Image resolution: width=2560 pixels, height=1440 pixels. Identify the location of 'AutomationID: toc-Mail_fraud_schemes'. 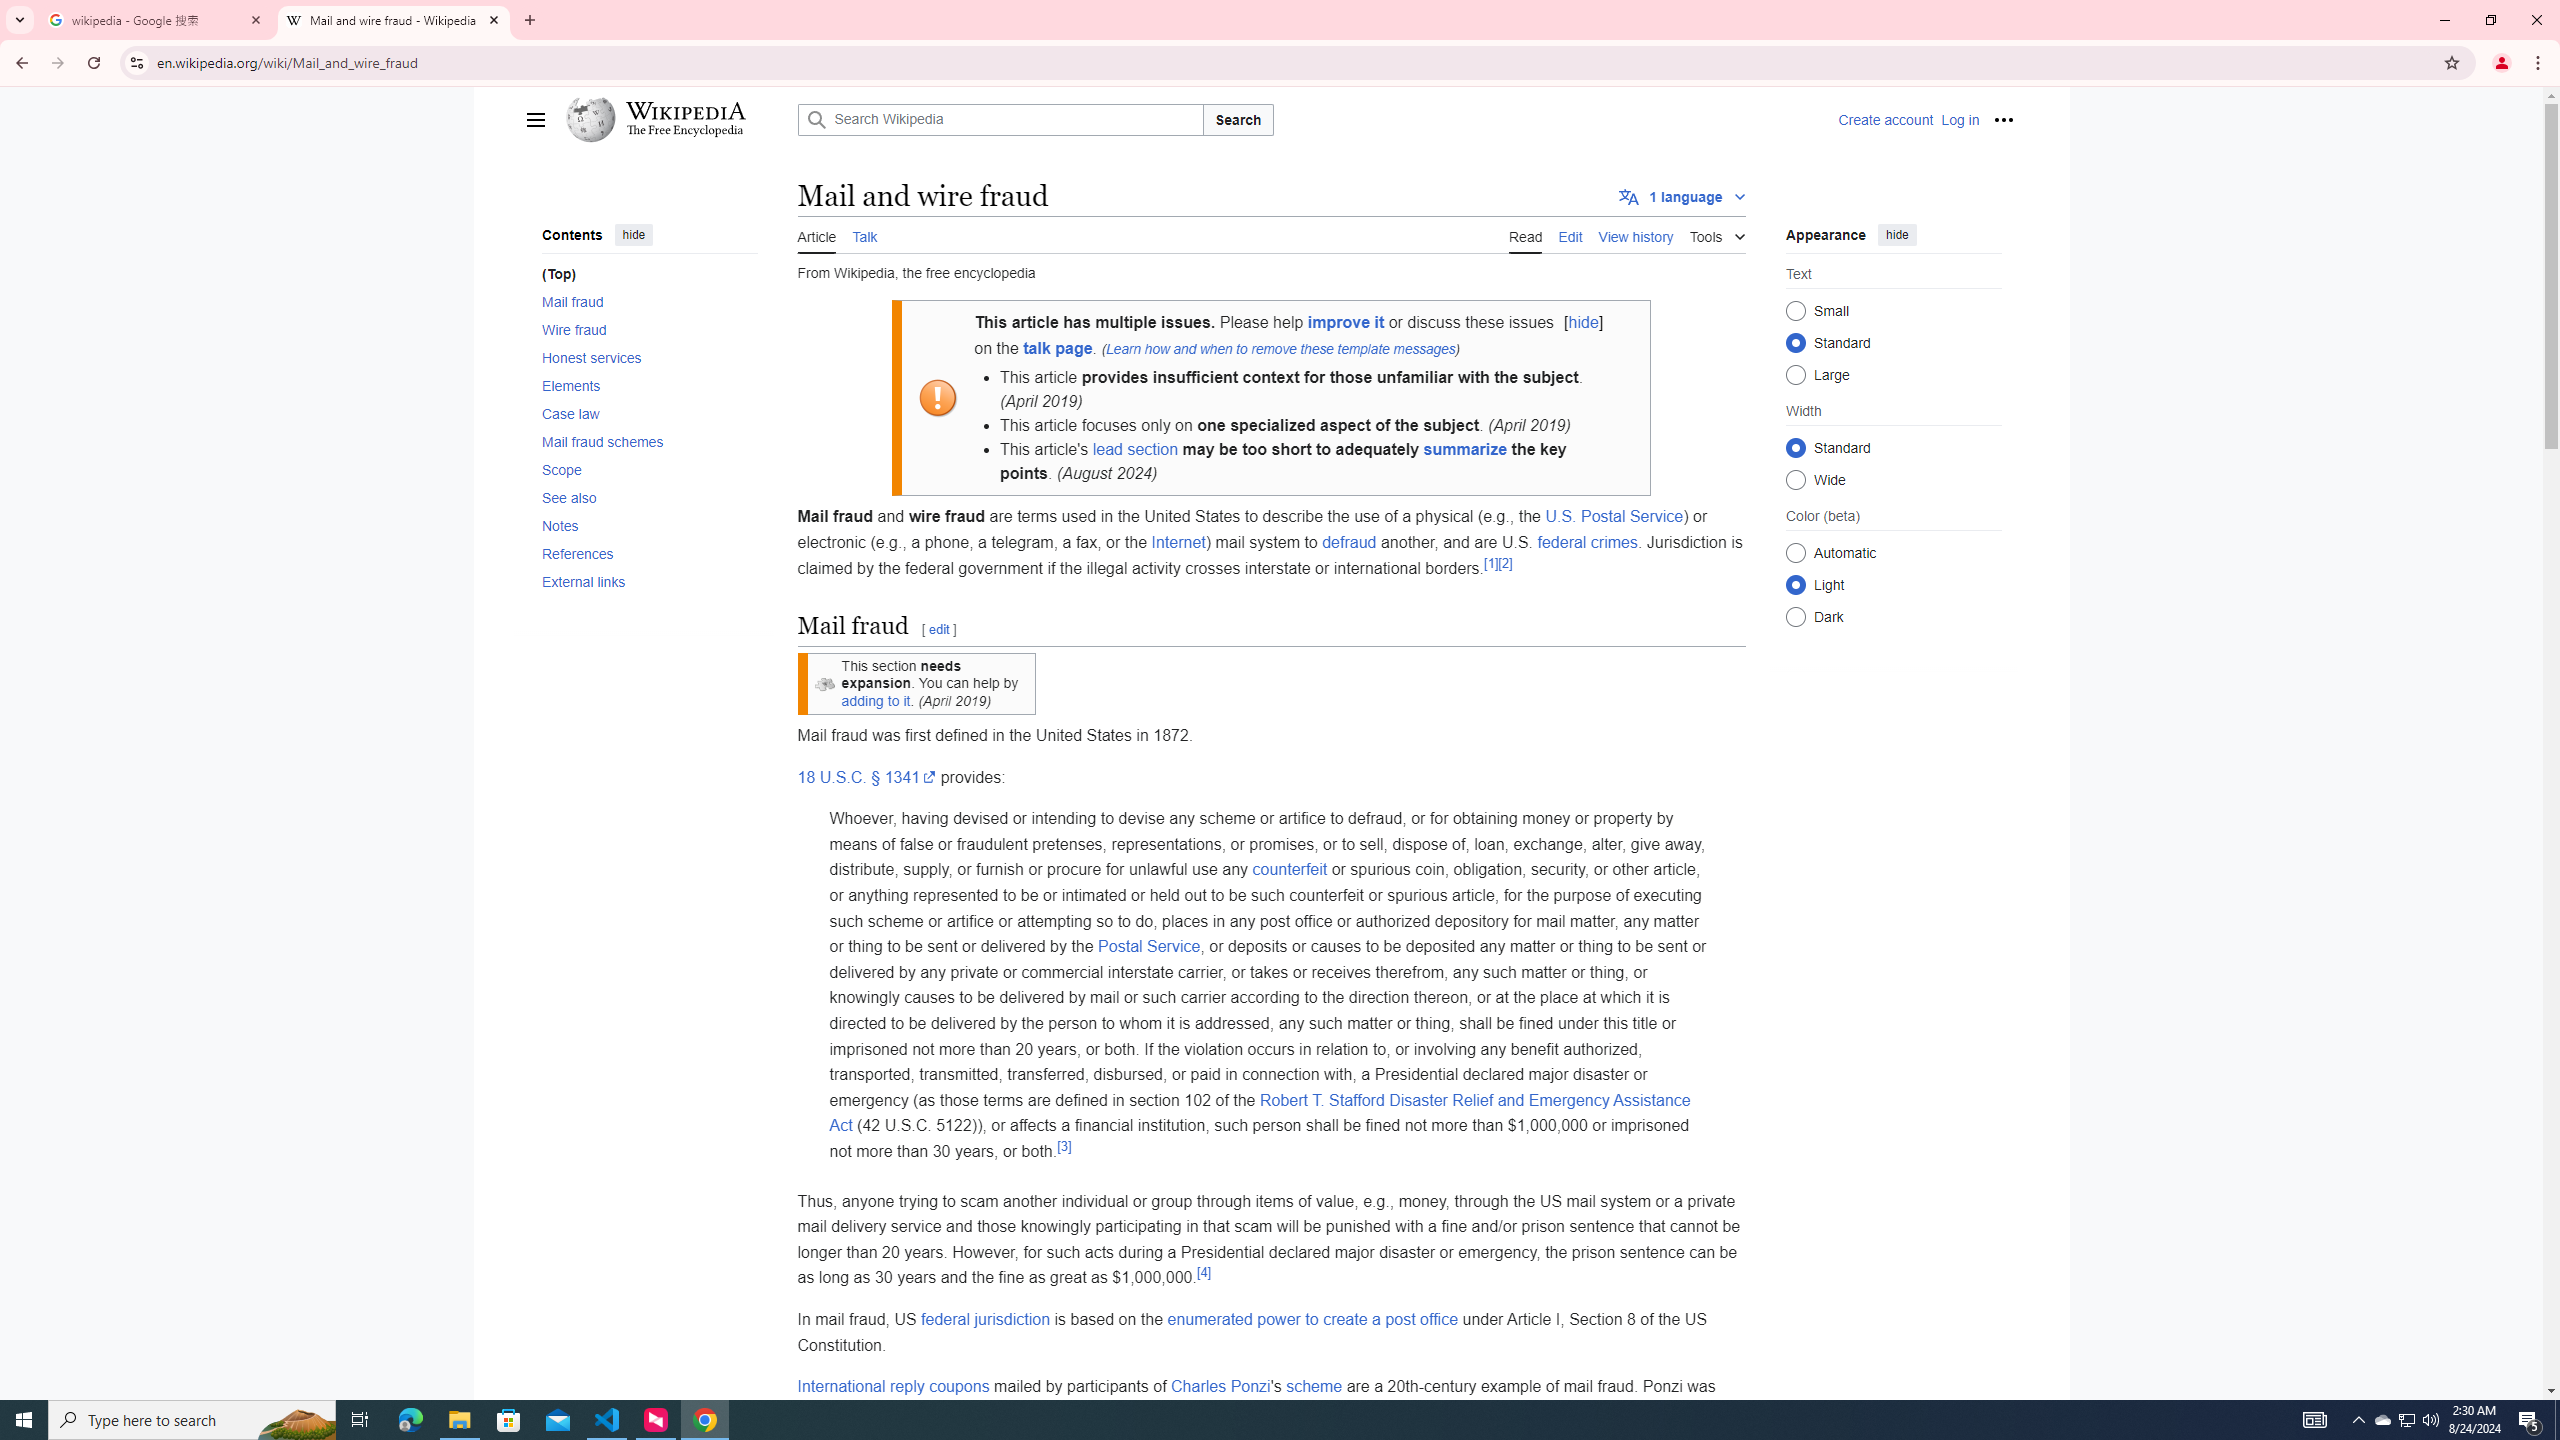
(643, 441).